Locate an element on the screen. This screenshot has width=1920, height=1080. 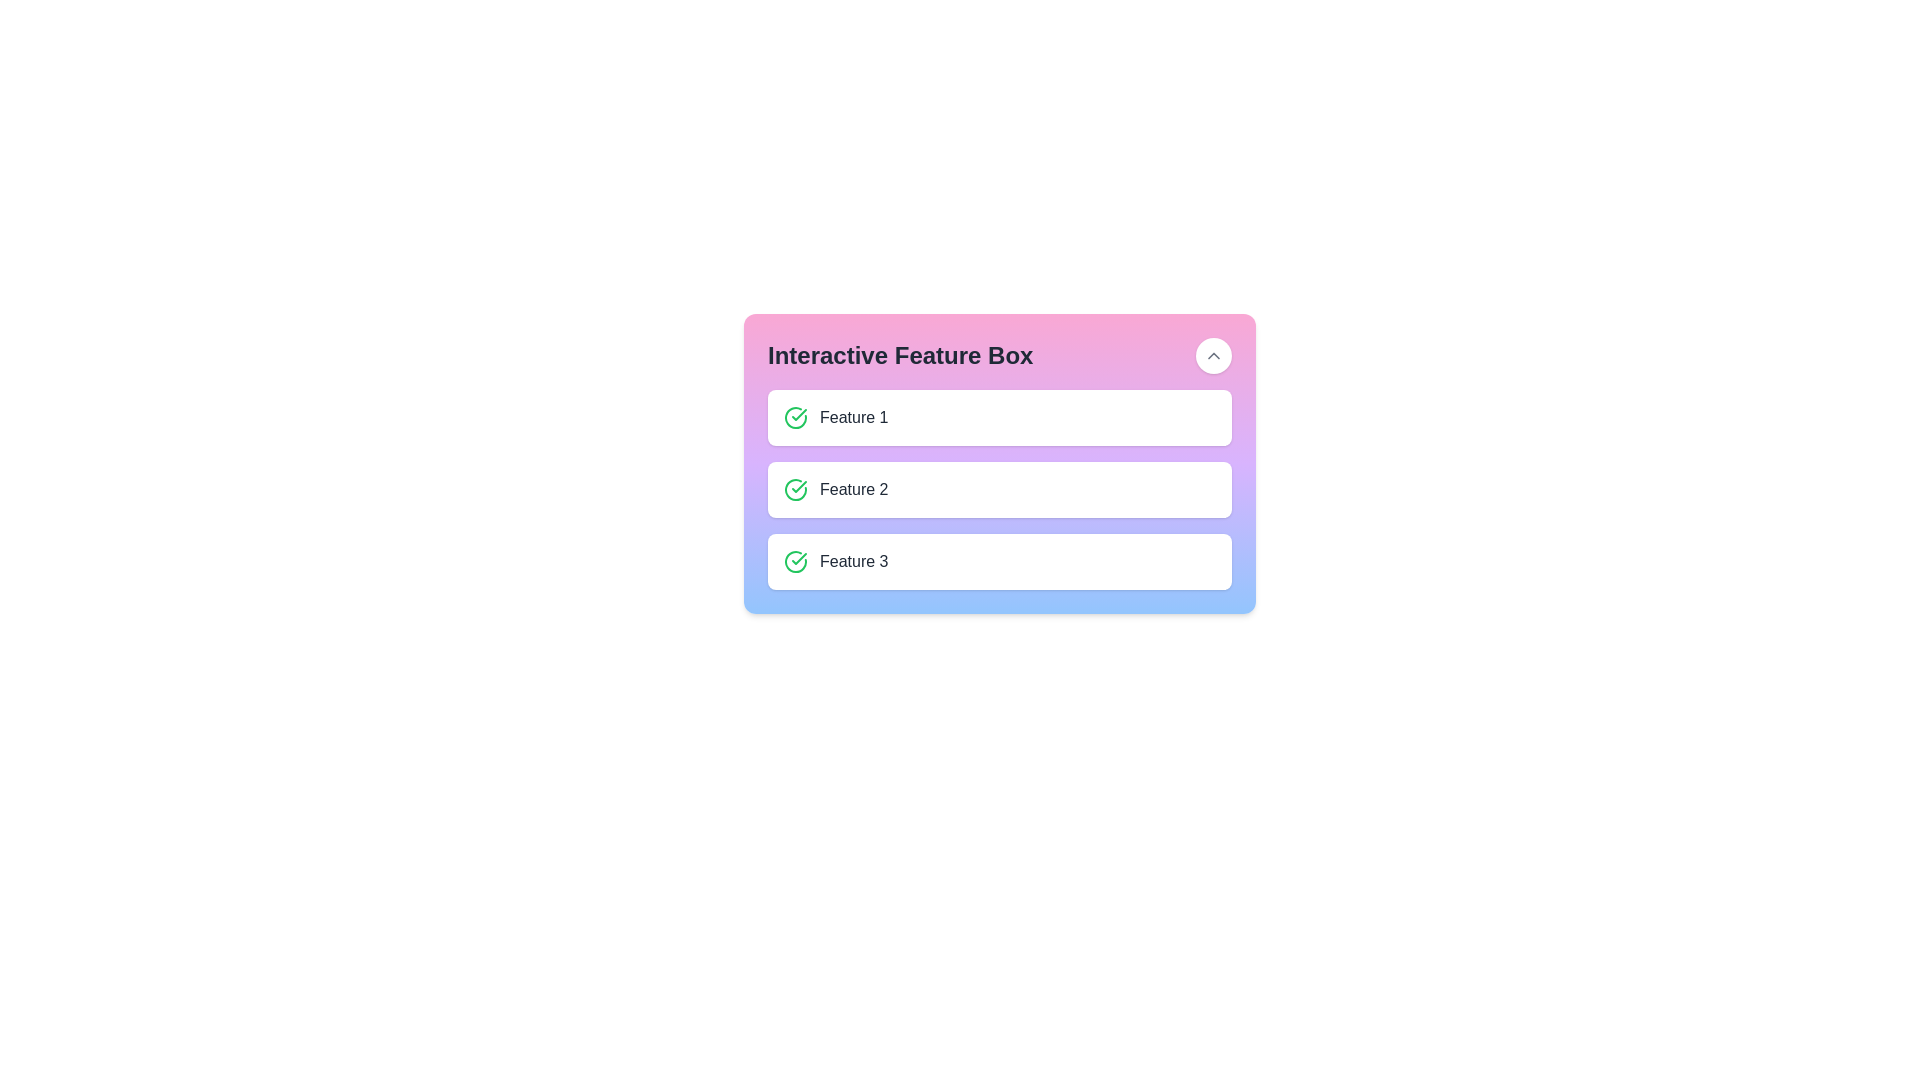
the success indicator icon for 'Feature 2' in the vertically stacked list is located at coordinates (795, 489).